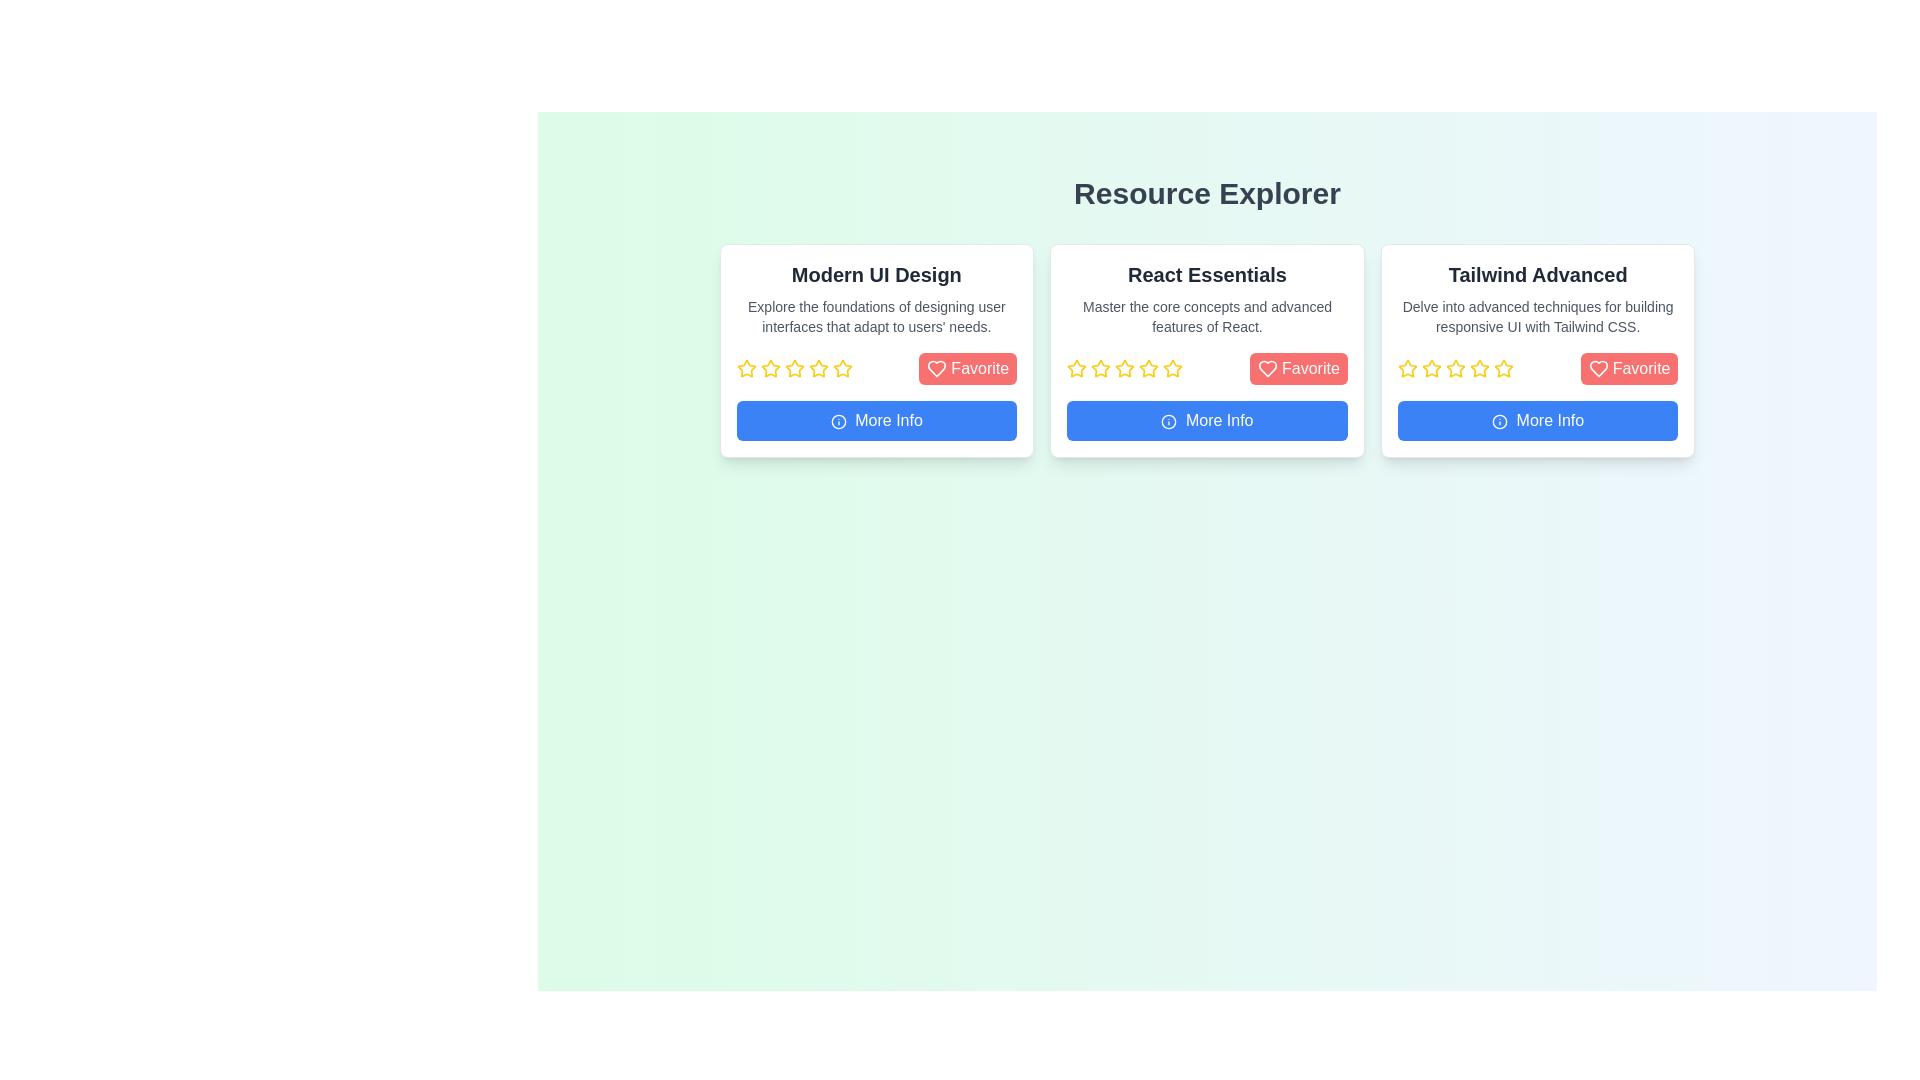 The height and width of the screenshot is (1080, 1920). What do you see at coordinates (1457, 369) in the screenshot?
I see `the third star icon in the rating component, which visually represents a three-star rating out of five stars` at bounding box center [1457, 369].